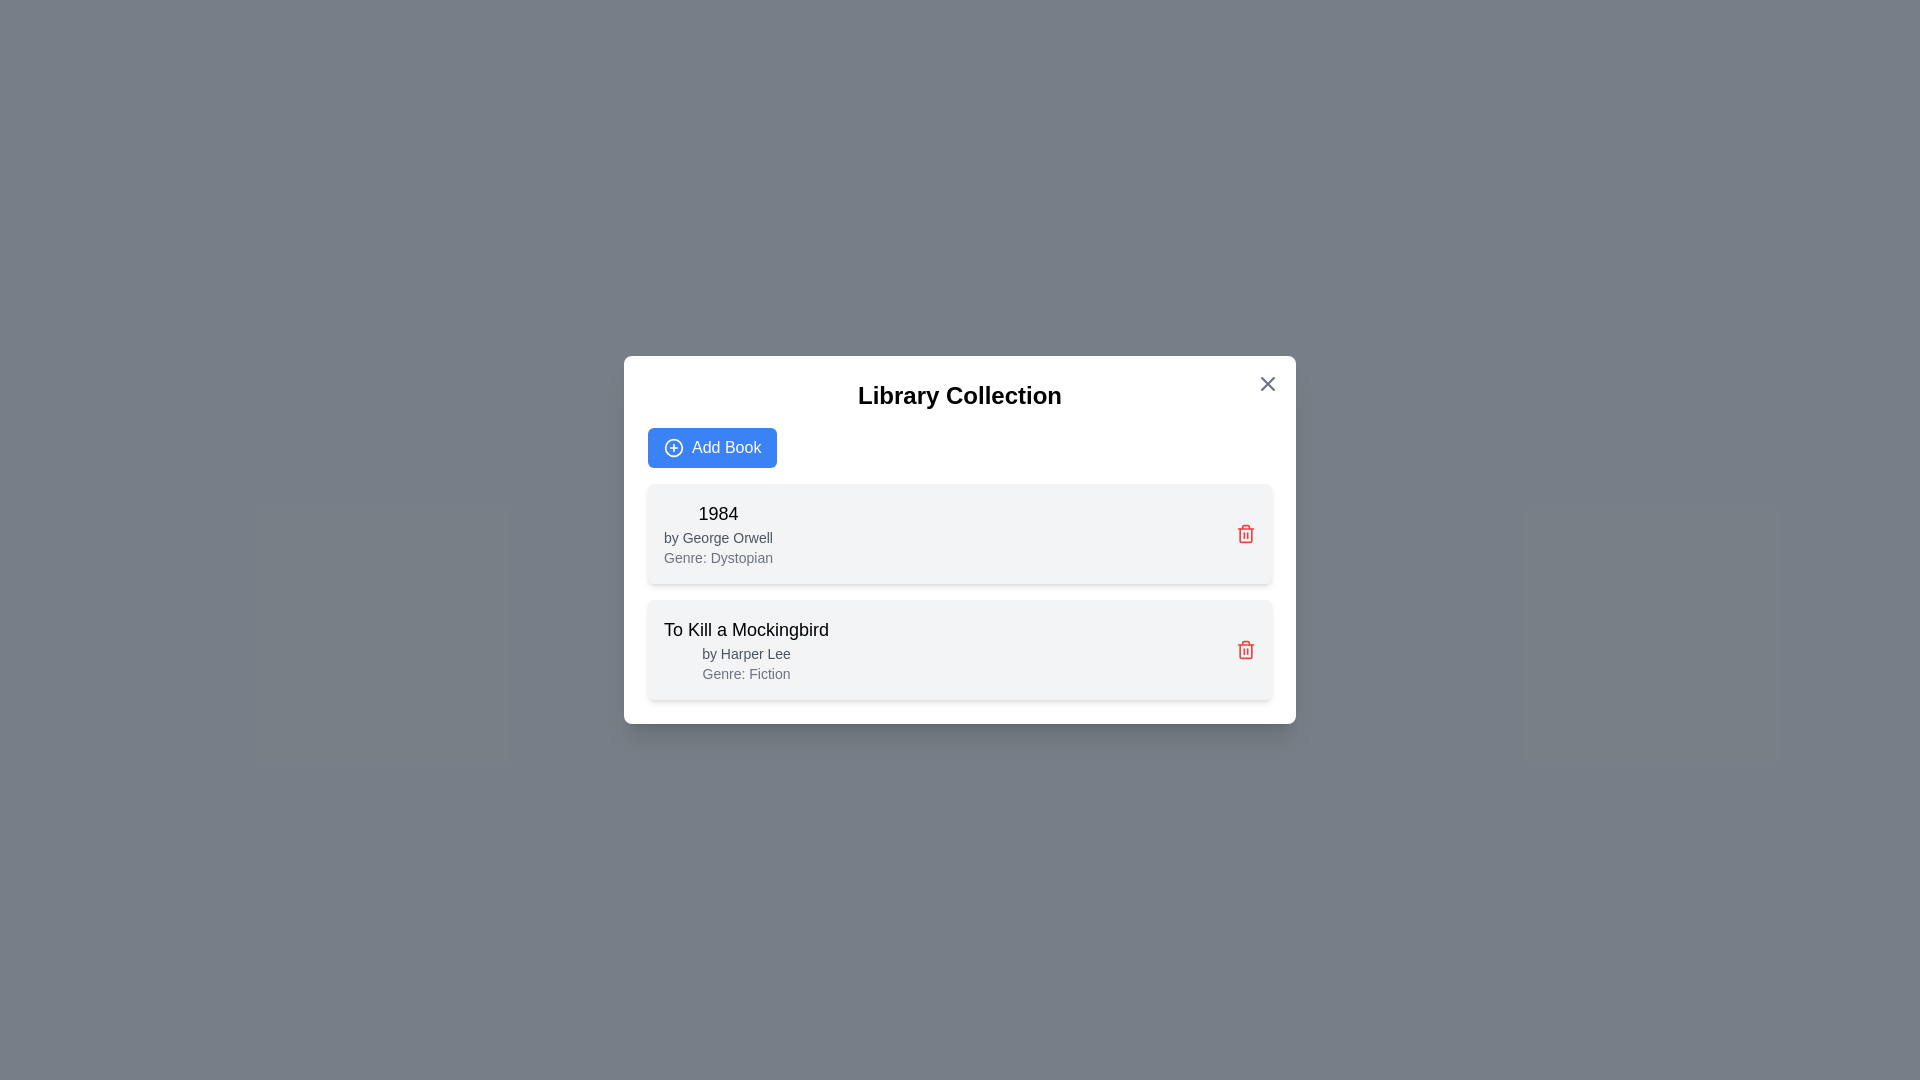 The height and width of the screenshot is (1080, 1920). I want to click on the first book entry card in the 'Library Collection' modal, so click(960, 540).